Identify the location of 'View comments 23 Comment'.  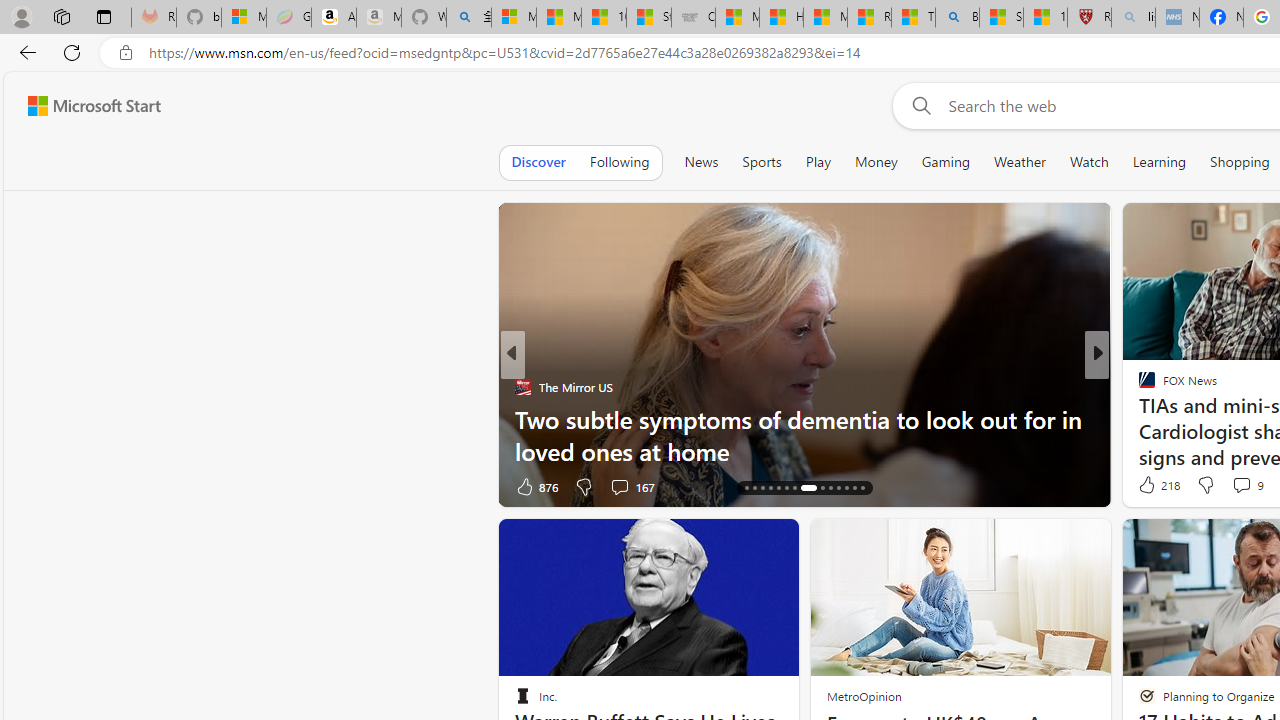
(1243, 486).